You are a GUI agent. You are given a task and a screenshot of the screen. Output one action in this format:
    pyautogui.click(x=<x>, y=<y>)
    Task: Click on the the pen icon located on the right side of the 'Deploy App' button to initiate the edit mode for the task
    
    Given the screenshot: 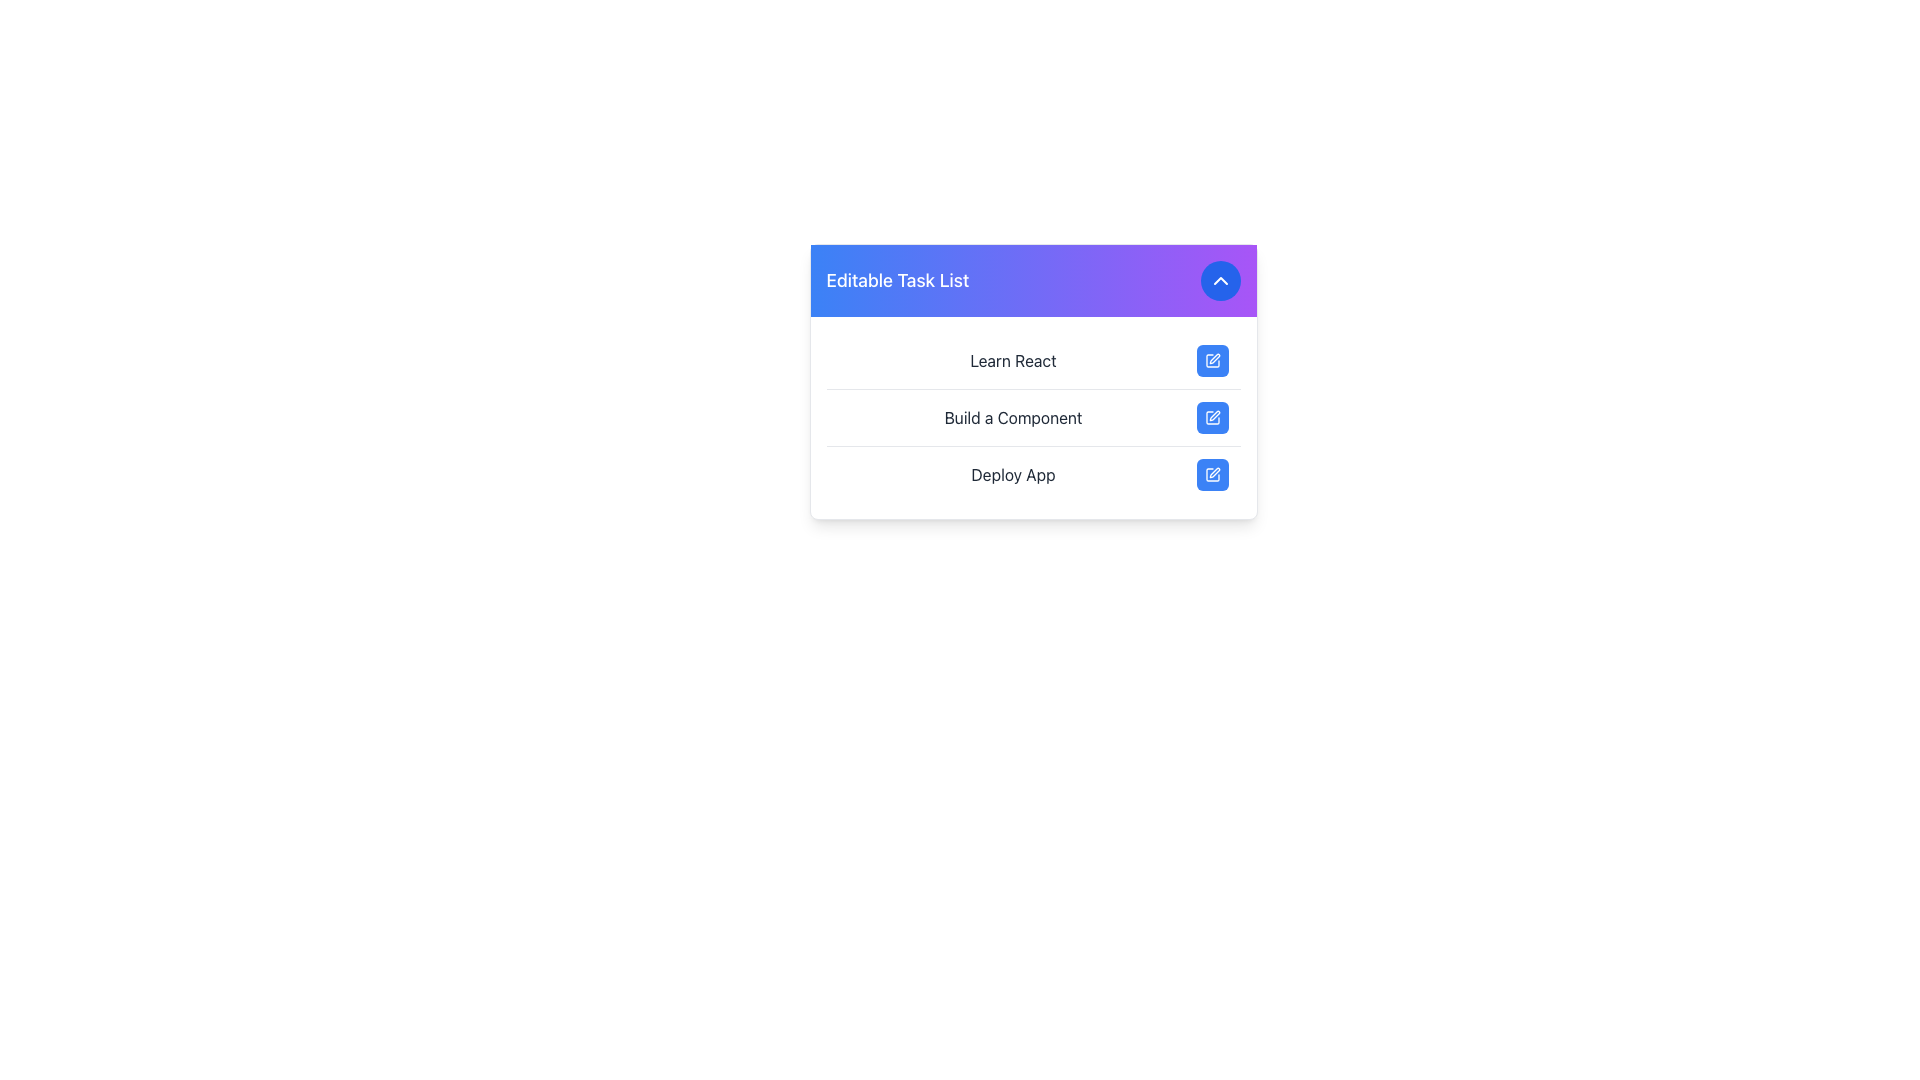 What is the action you would take?
    pyautogui.click(x=1213, y=473)
    